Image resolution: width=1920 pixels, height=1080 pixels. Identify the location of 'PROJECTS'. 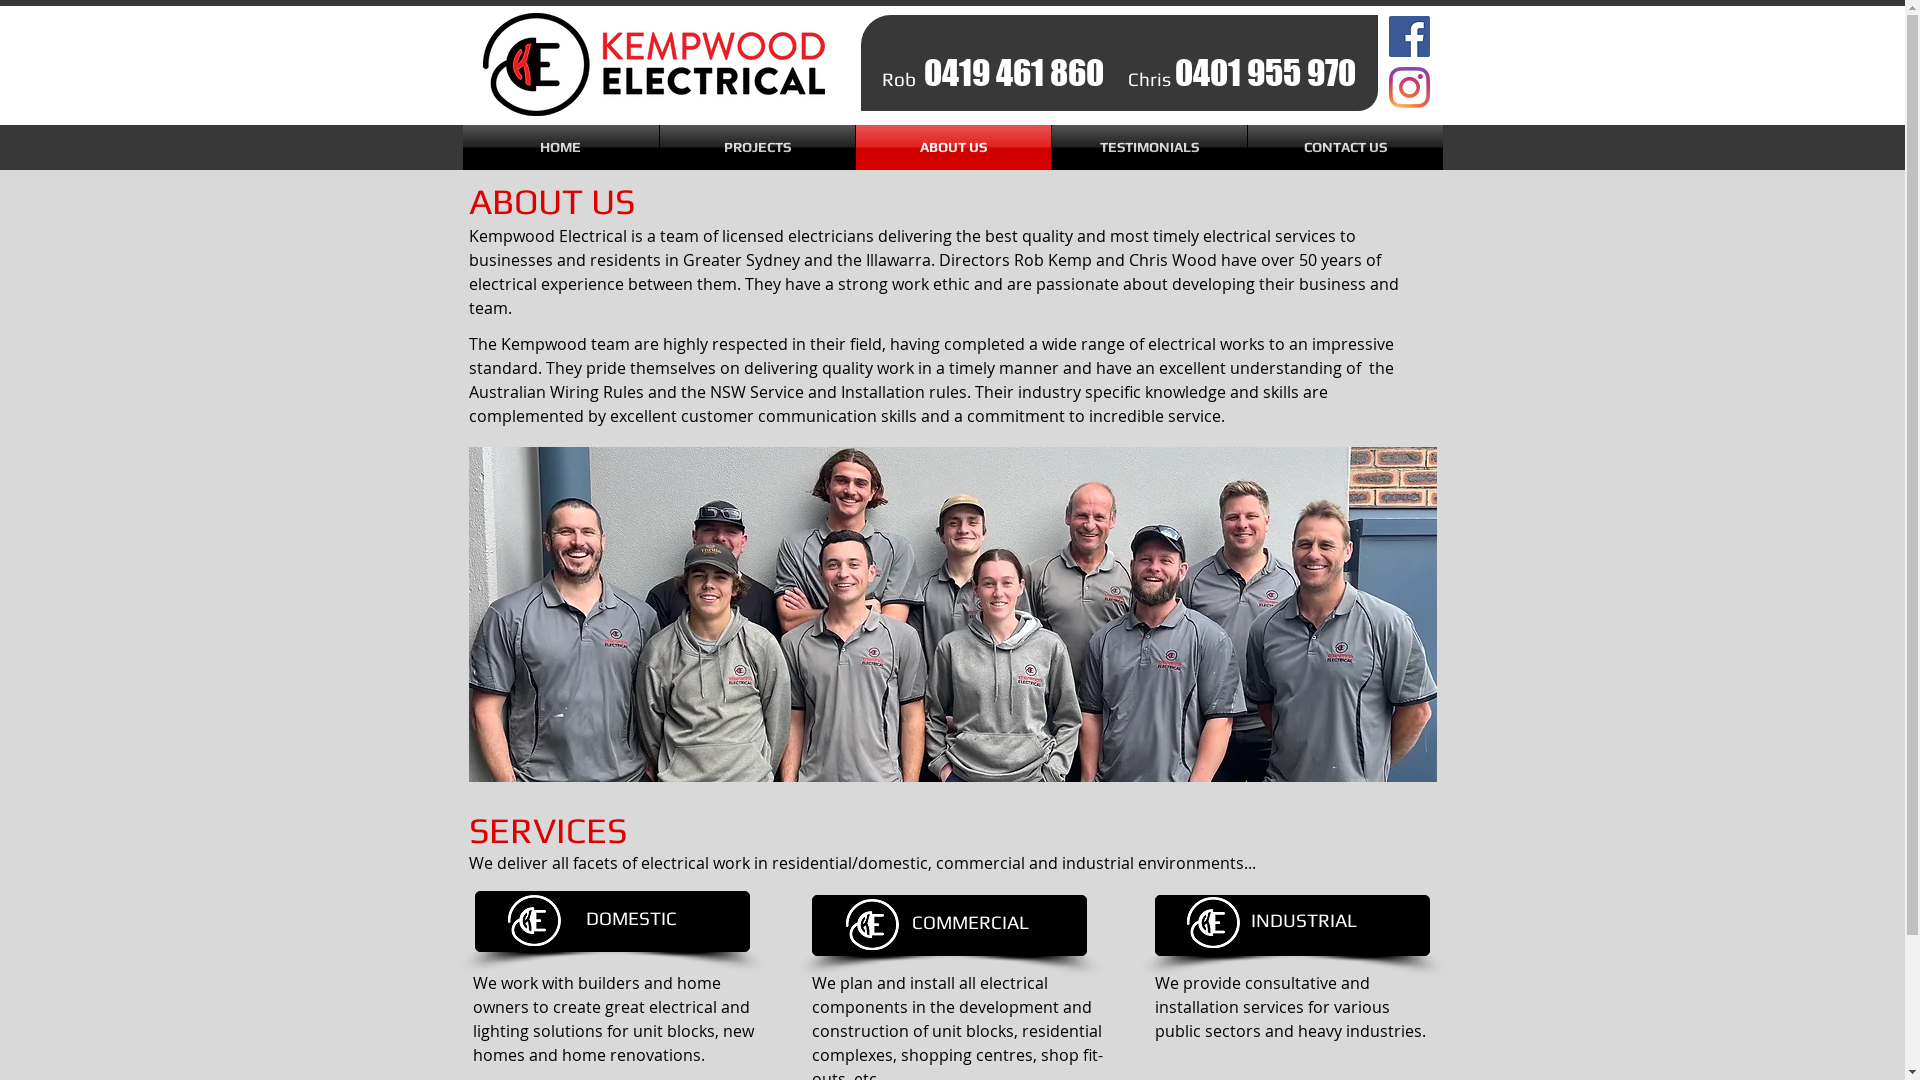
(756, 146).